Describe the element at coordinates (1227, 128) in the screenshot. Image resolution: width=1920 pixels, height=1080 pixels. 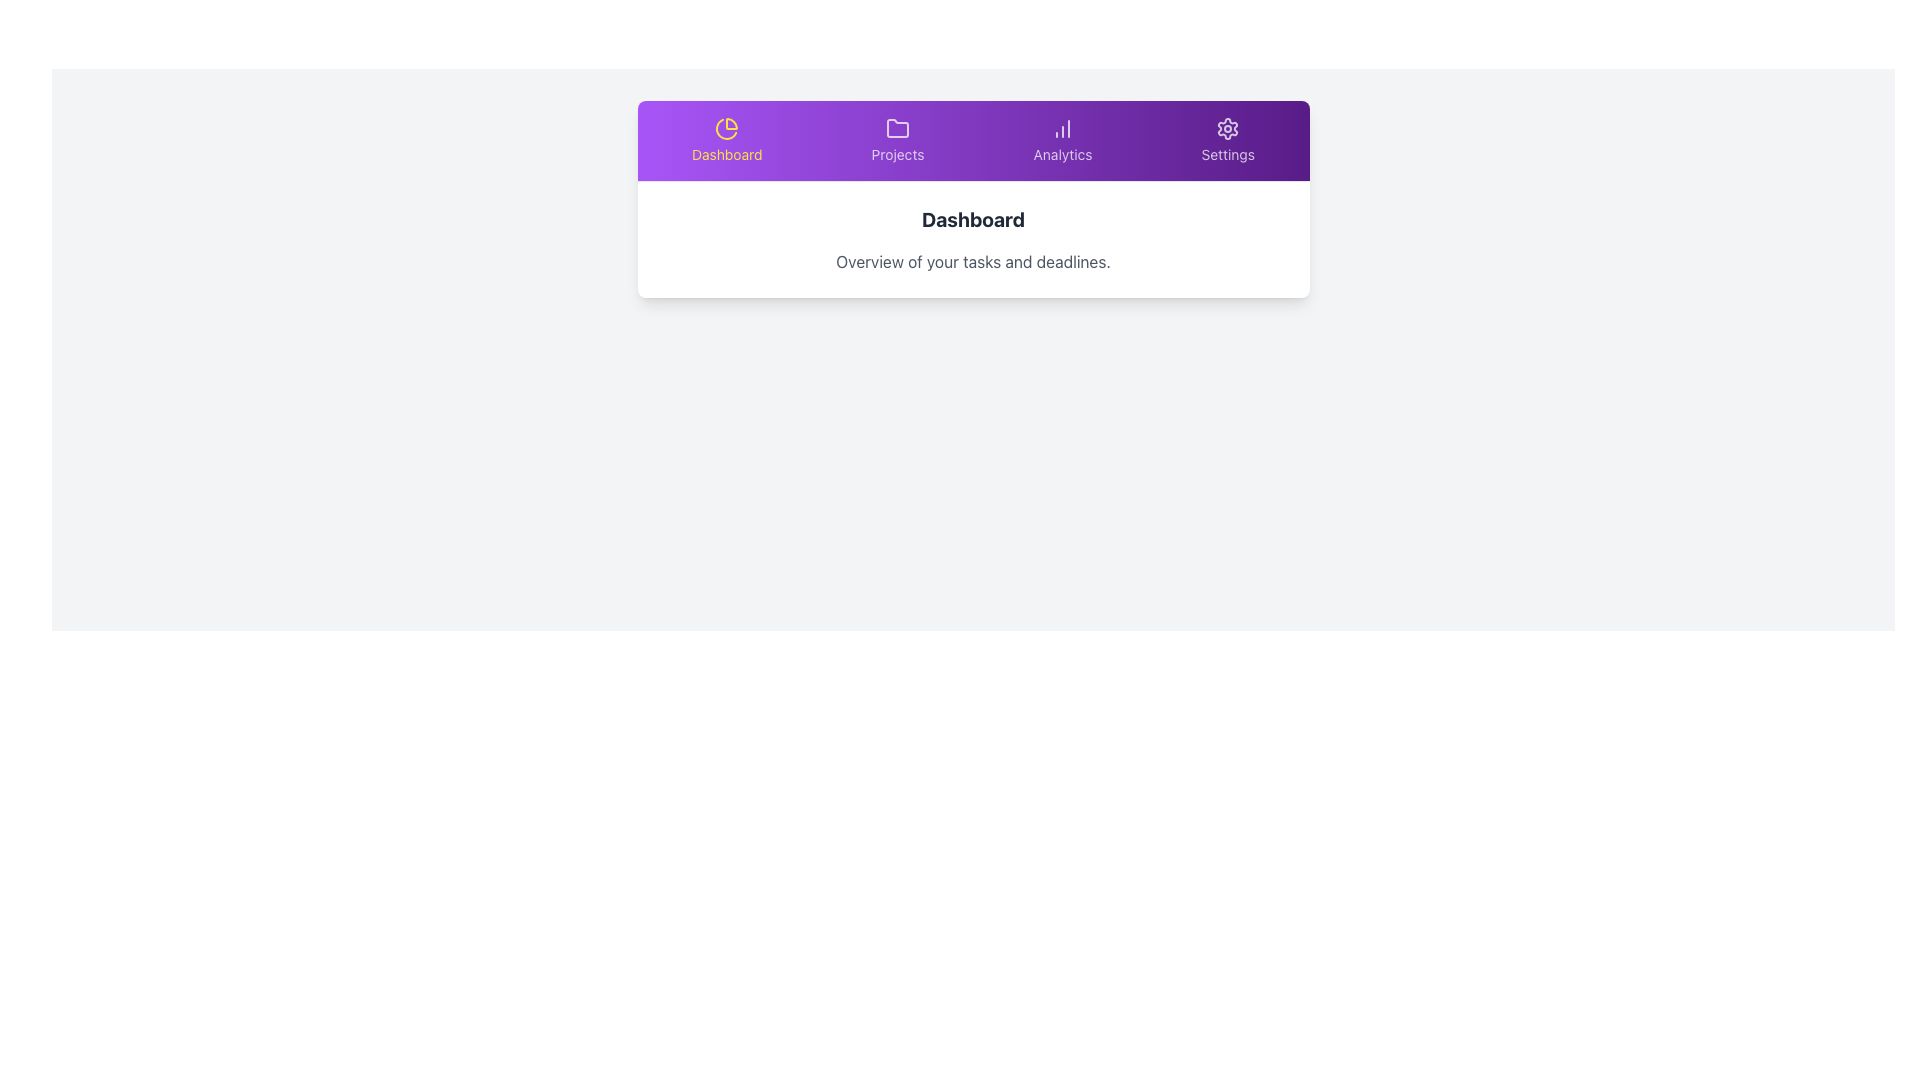
I see `the gear-like icon in the Settings tab located at the top right of the navigation panel` at that location.